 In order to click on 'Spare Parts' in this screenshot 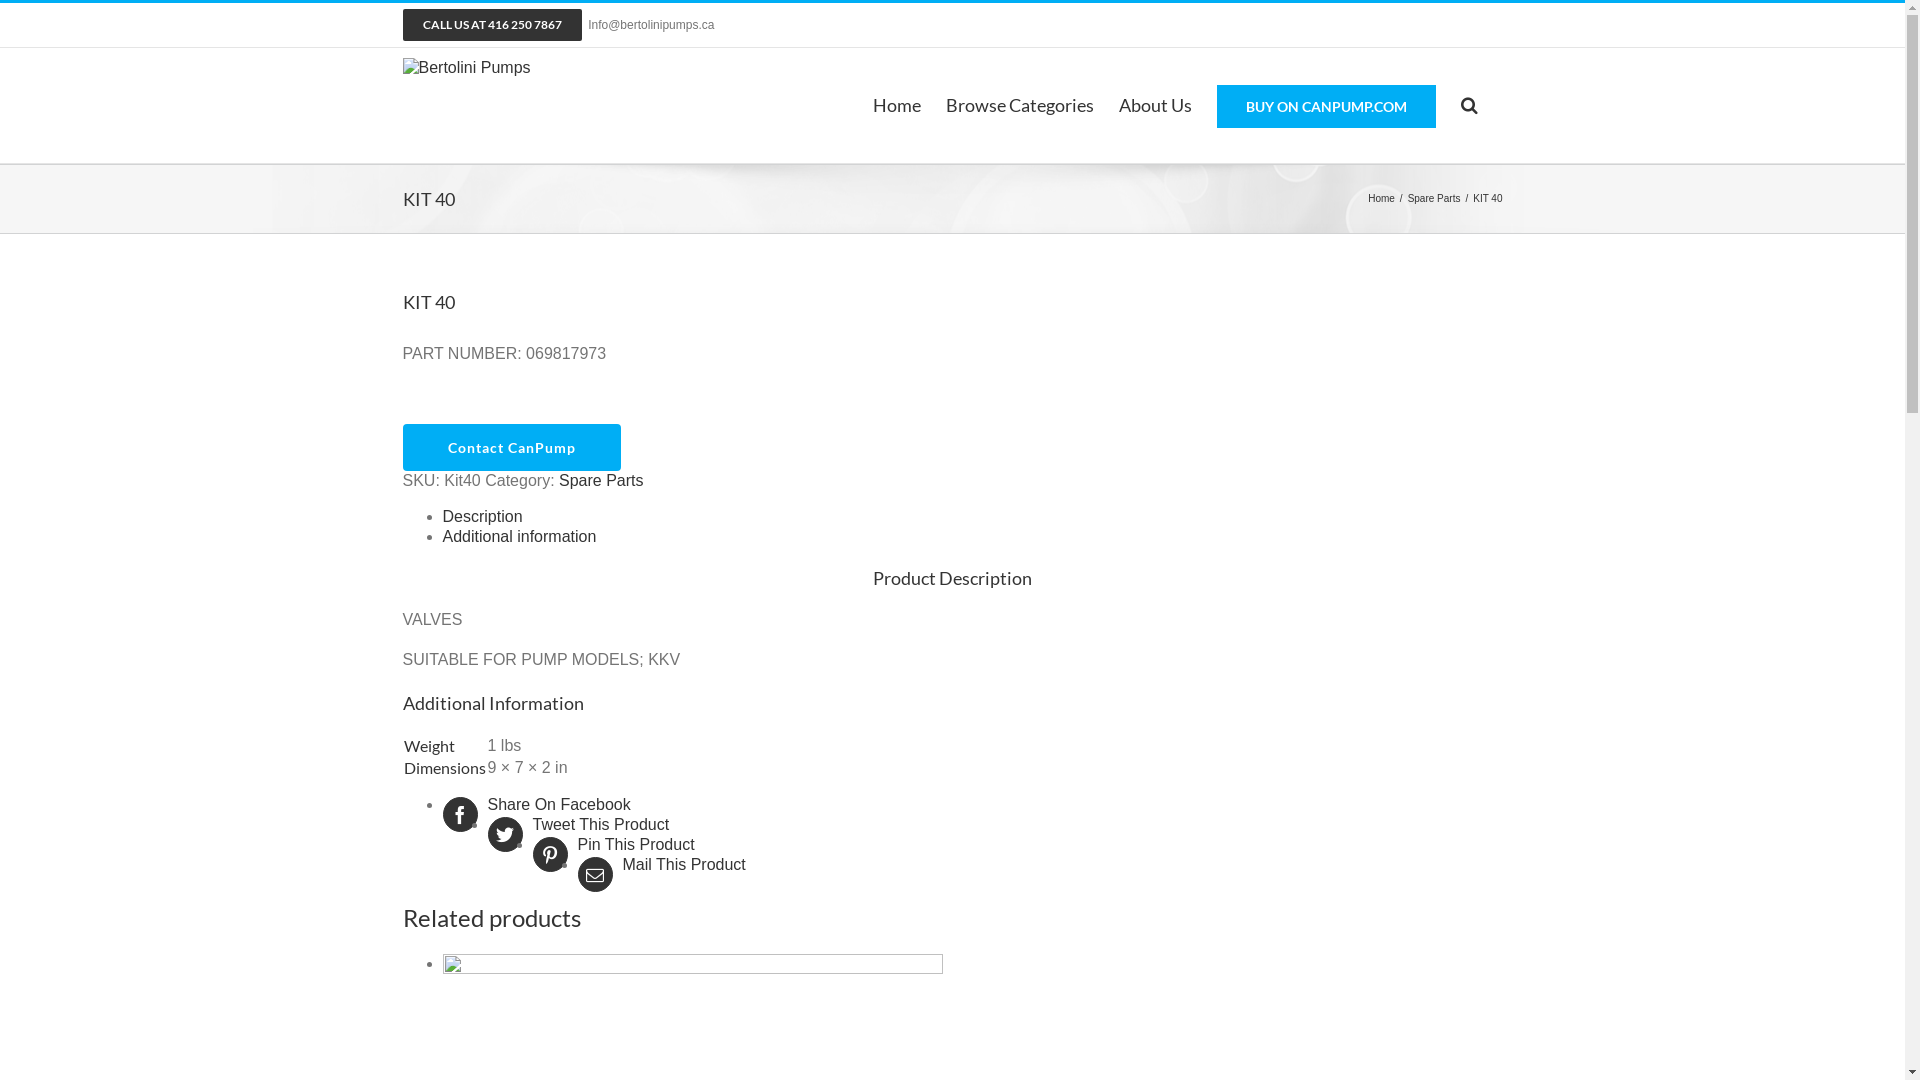, I will do `click(599, 480)`.